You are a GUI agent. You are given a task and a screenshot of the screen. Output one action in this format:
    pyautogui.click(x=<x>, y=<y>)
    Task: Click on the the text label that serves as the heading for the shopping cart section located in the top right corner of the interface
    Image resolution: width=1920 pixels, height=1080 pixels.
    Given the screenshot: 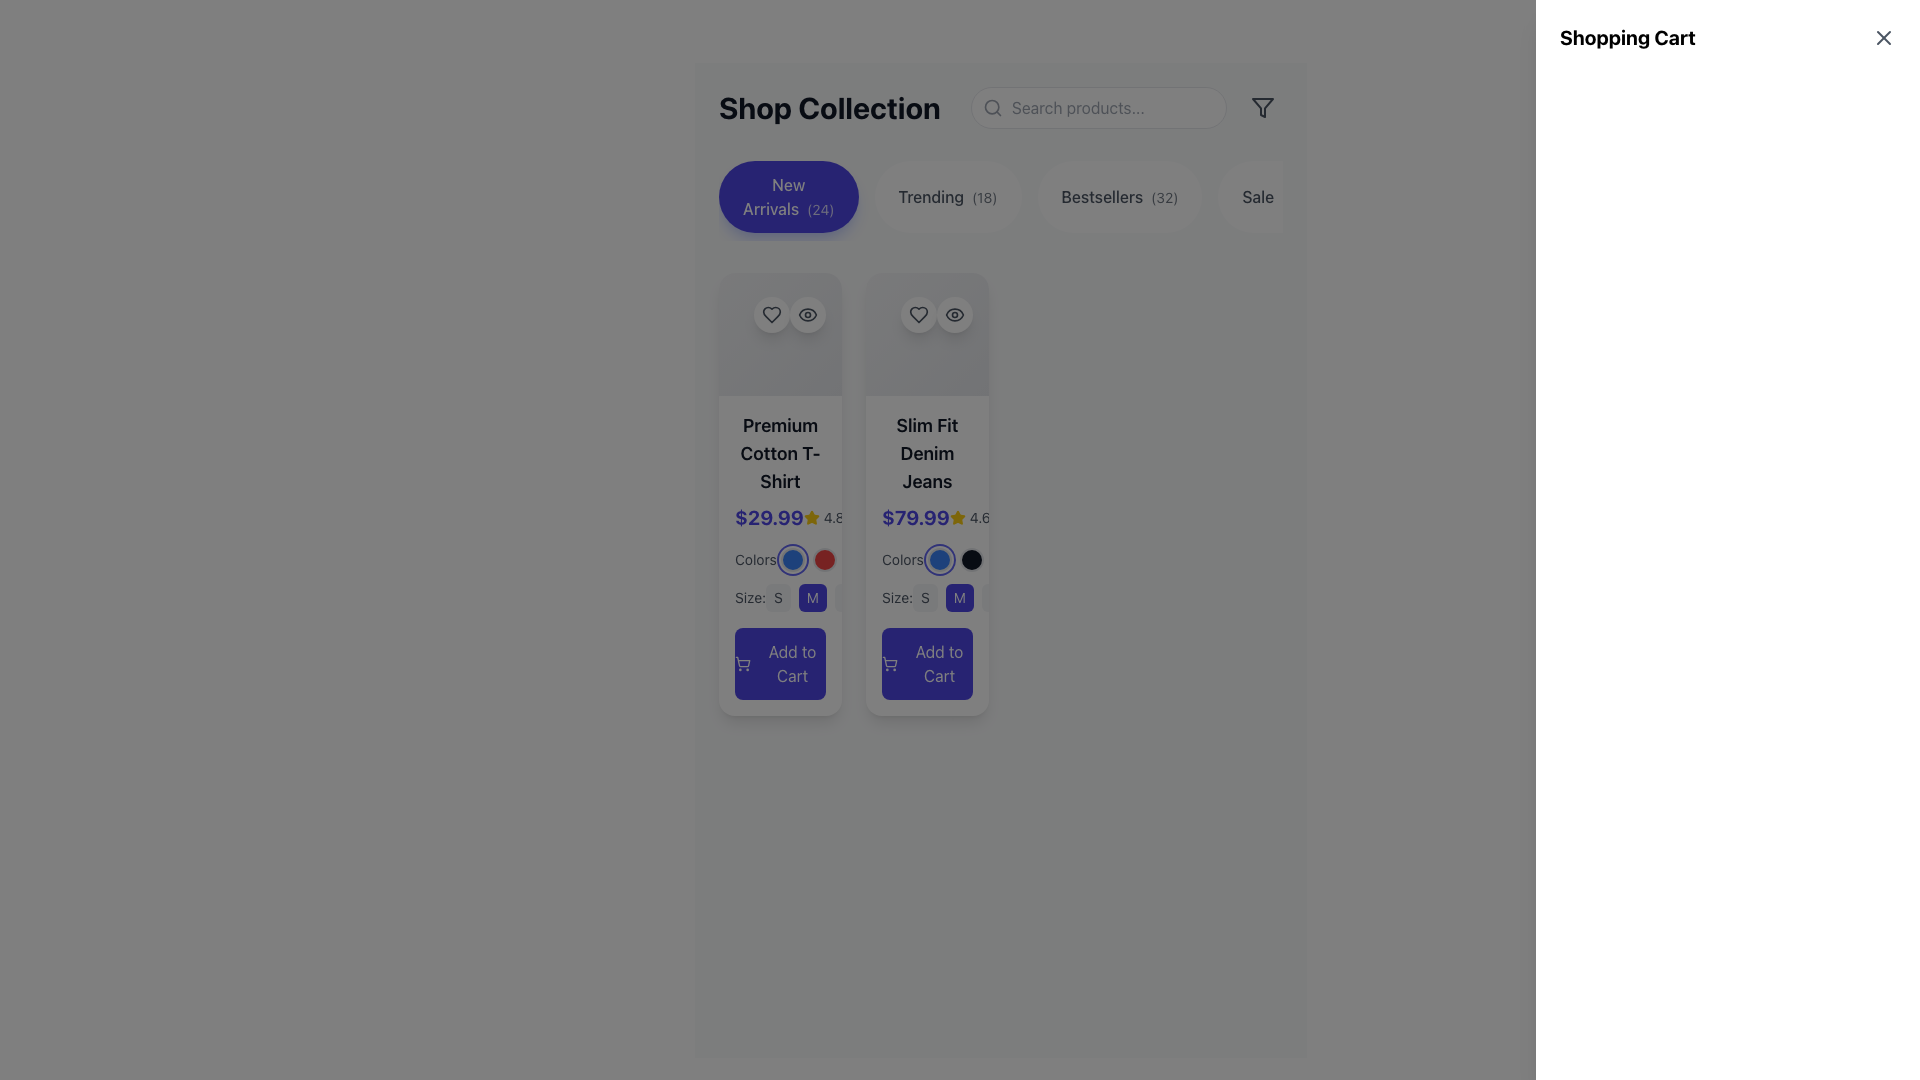 What is the action you would take?
    pyautogui.click(x=1627, y=38)
    